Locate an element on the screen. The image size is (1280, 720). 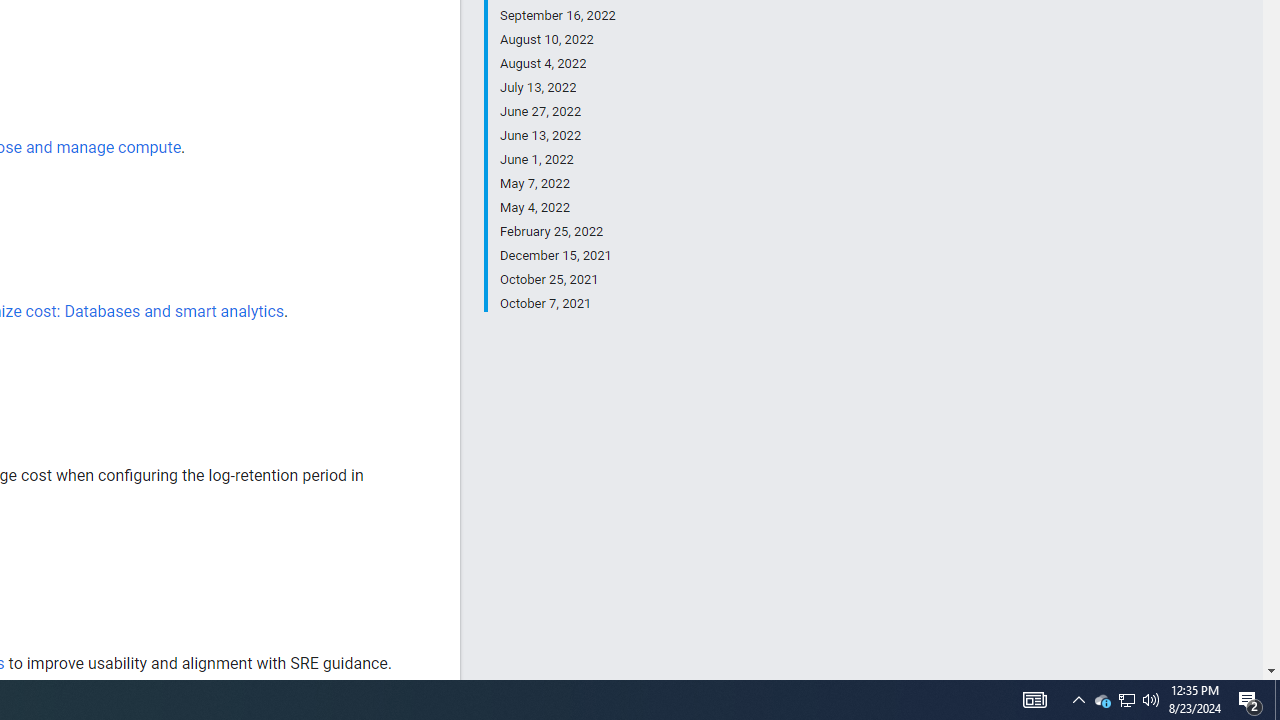
'July 13, 2022' is located at coordinates (557, 87).